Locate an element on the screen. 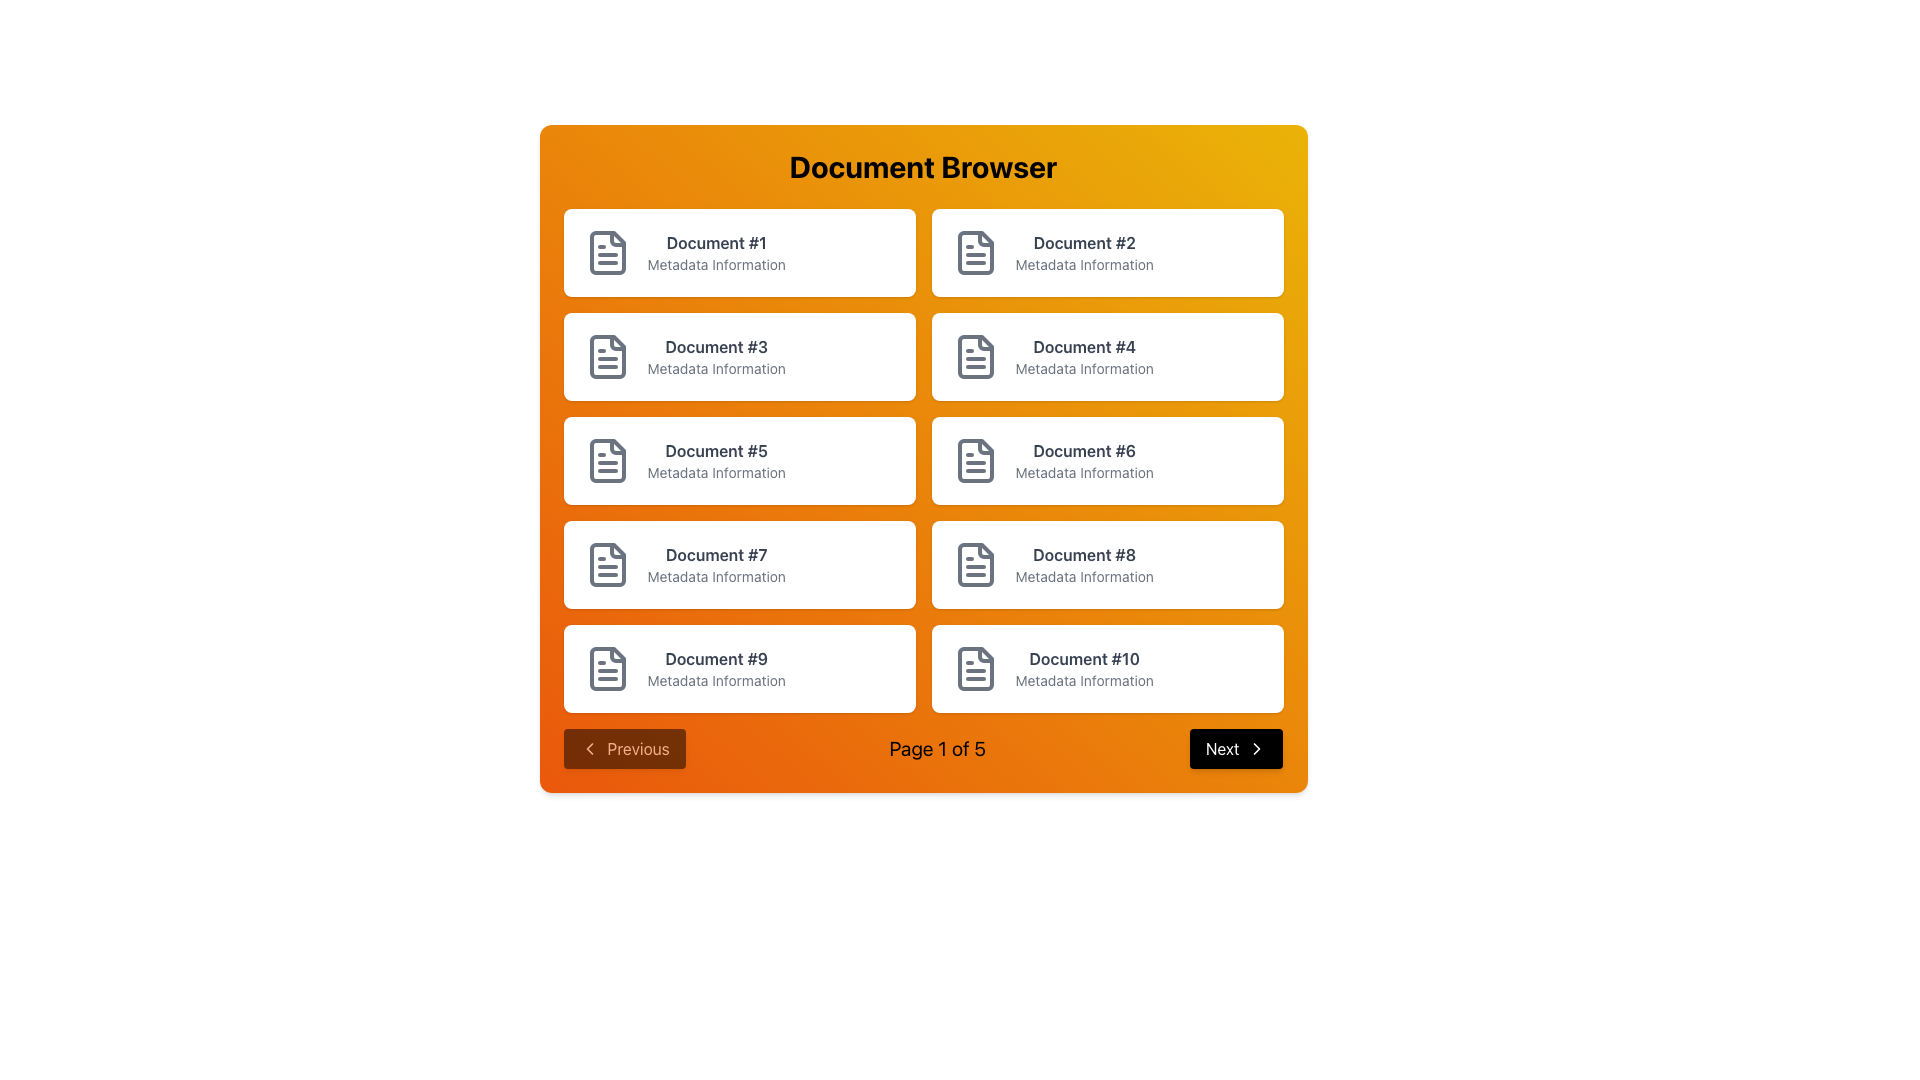 The height and width of the screenshot is (1080, 1920). text displayed in the Text Label that shows 'Document #4' and 'Metadata Information', which is centrally aligned and styled in dark font color over a white background is located at coordinates (1083, 356).